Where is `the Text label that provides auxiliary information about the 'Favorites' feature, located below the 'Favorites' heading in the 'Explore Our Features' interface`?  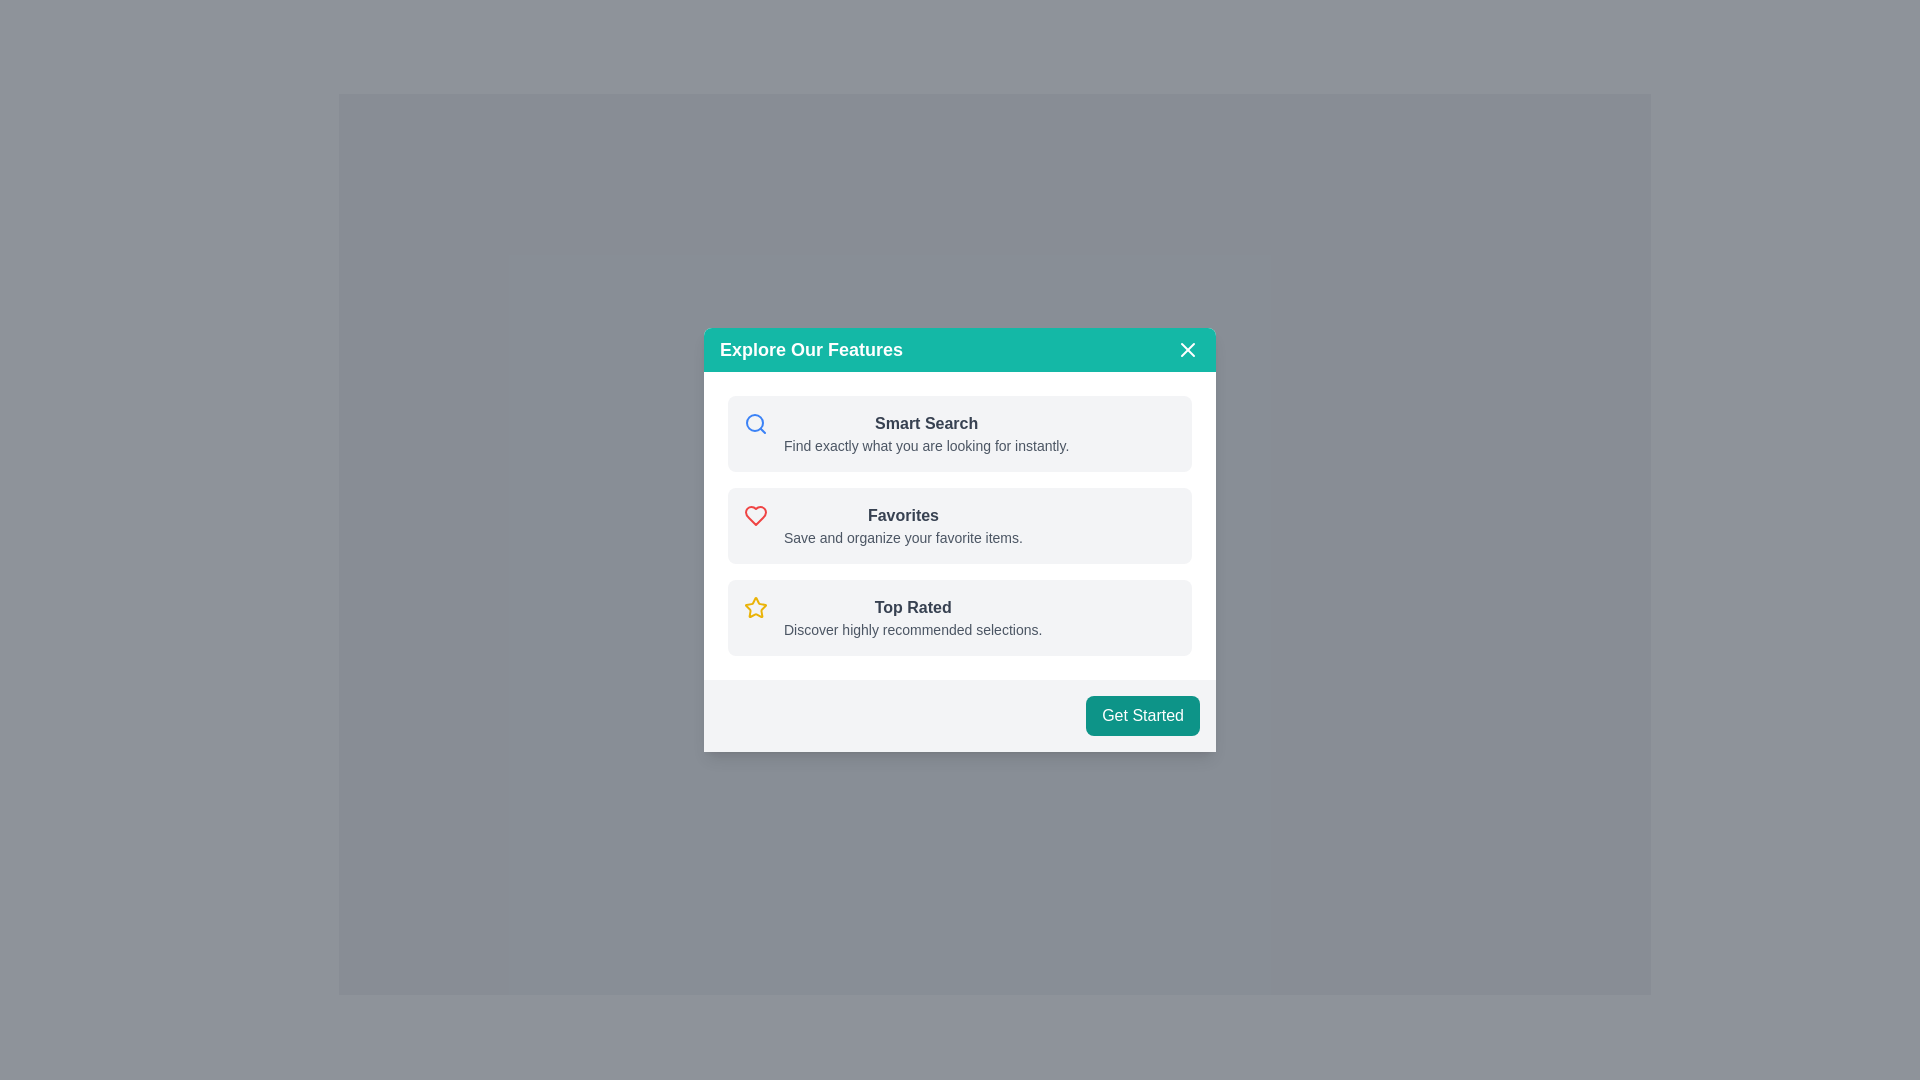 the Text label that provides auxiliary information about the 'Favorites' feature, located below the 'Favorites' heading in the 'Explore Our Features' interface is located at coordinates (902, 536).